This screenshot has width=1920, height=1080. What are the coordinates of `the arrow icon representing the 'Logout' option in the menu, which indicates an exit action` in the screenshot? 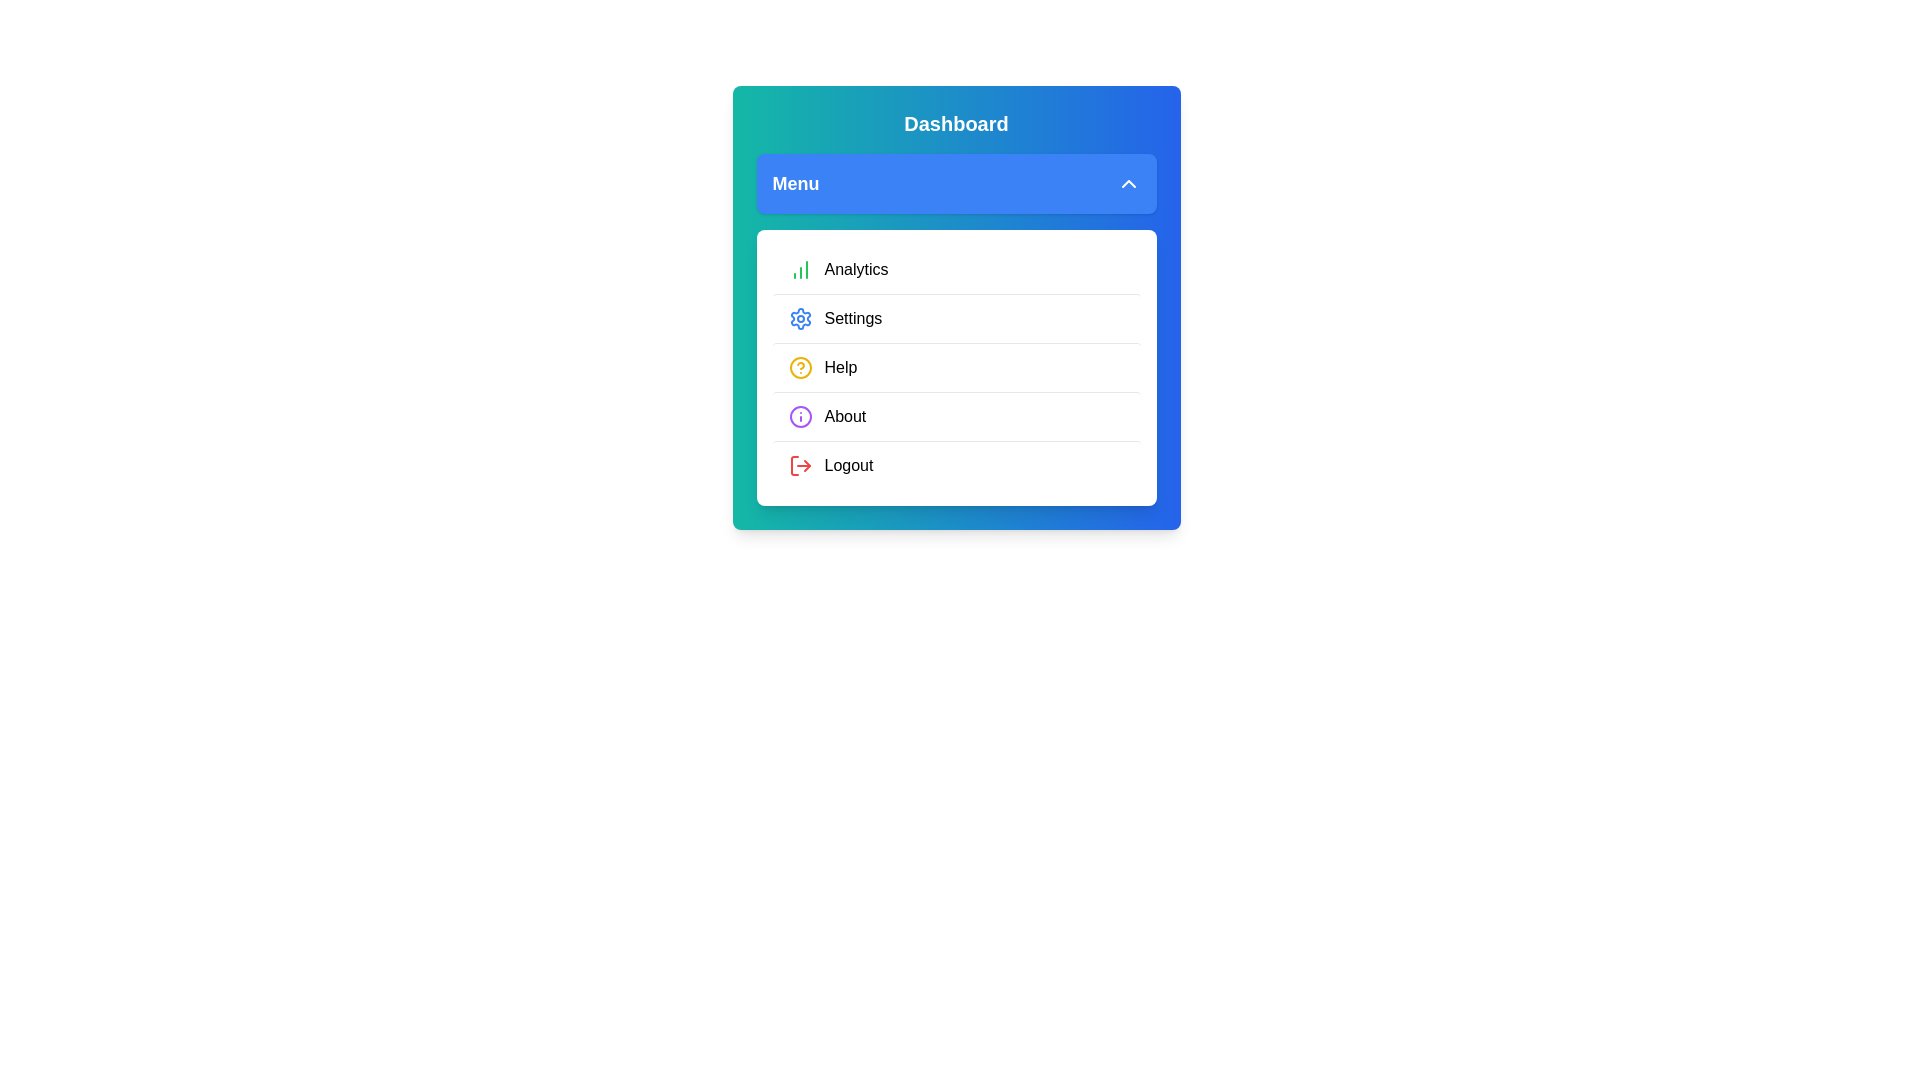 It's located at (806, 466).